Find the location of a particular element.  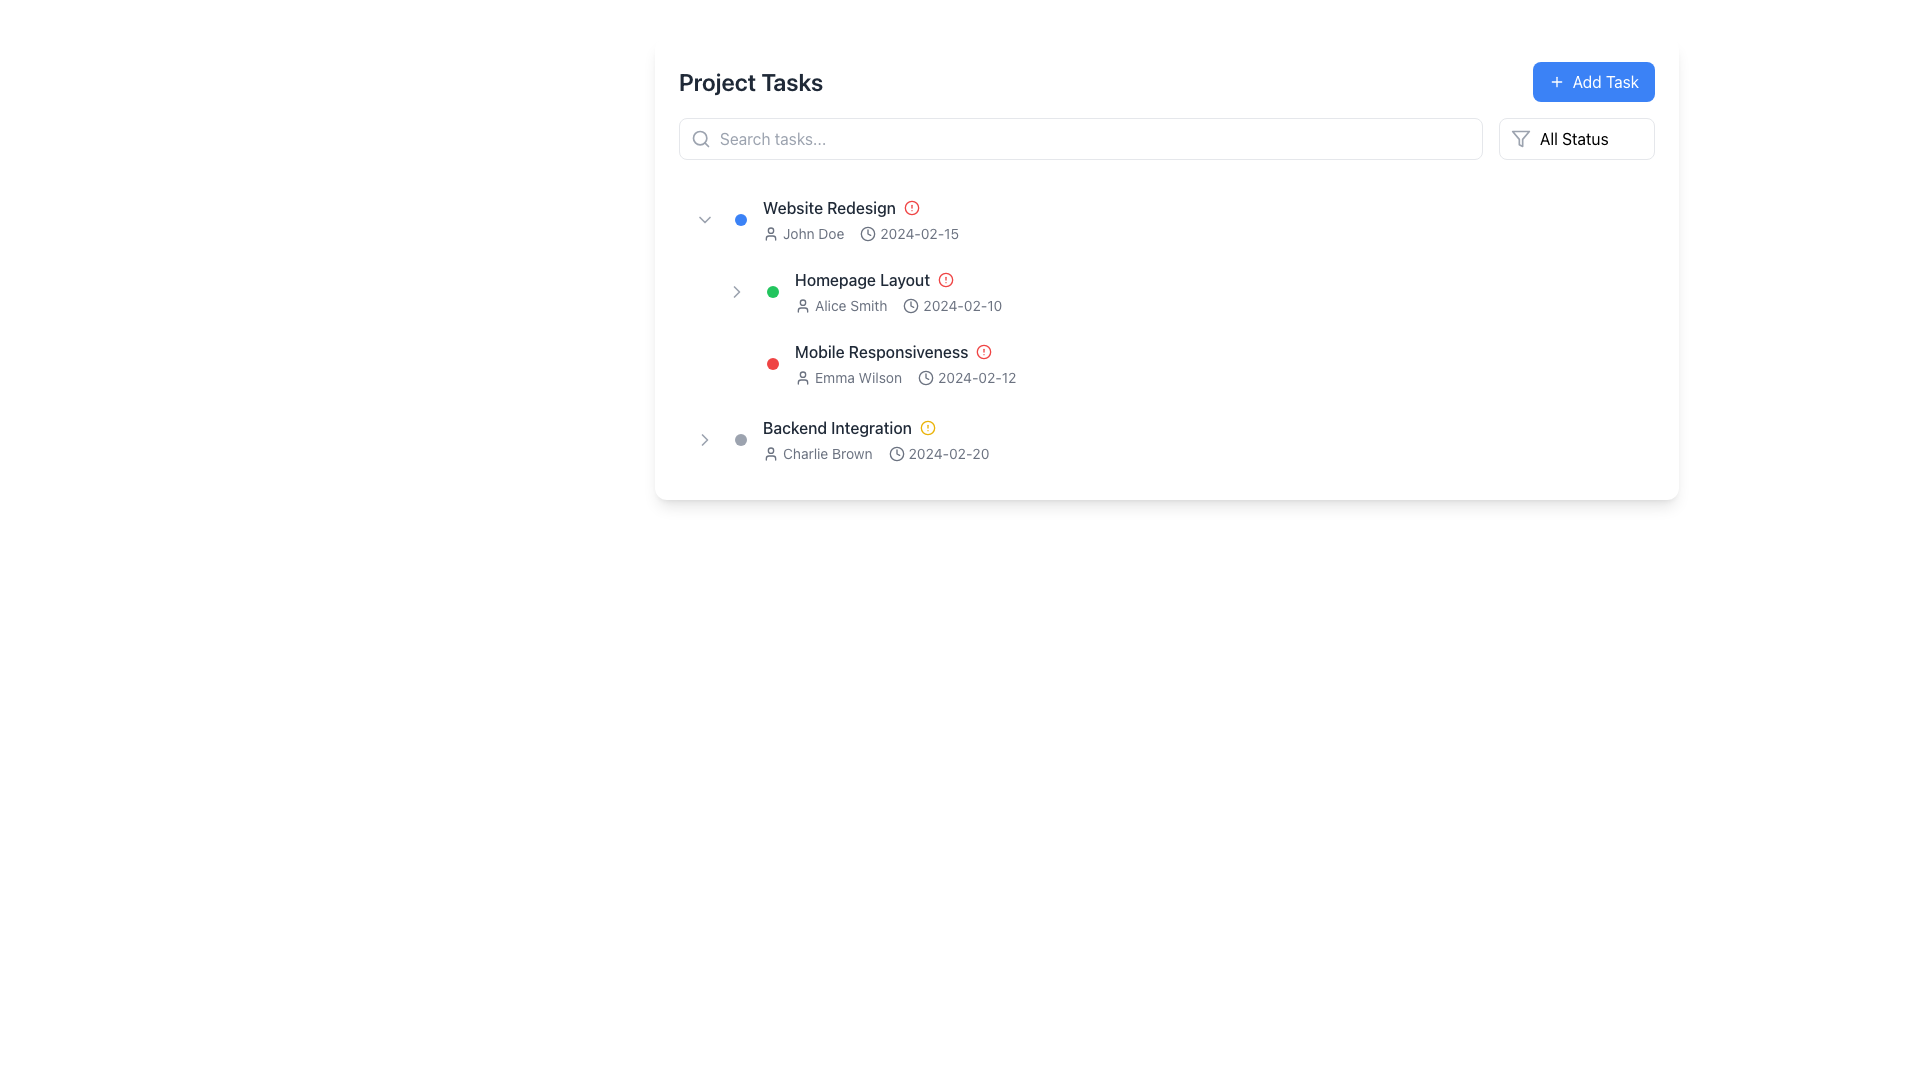

the List item labeled 'Mobile Responsiveness' which has a red round badge and is positioned between 'Homepage Layout' and 'Backend Integration' is located at coordinates (1182, 363).